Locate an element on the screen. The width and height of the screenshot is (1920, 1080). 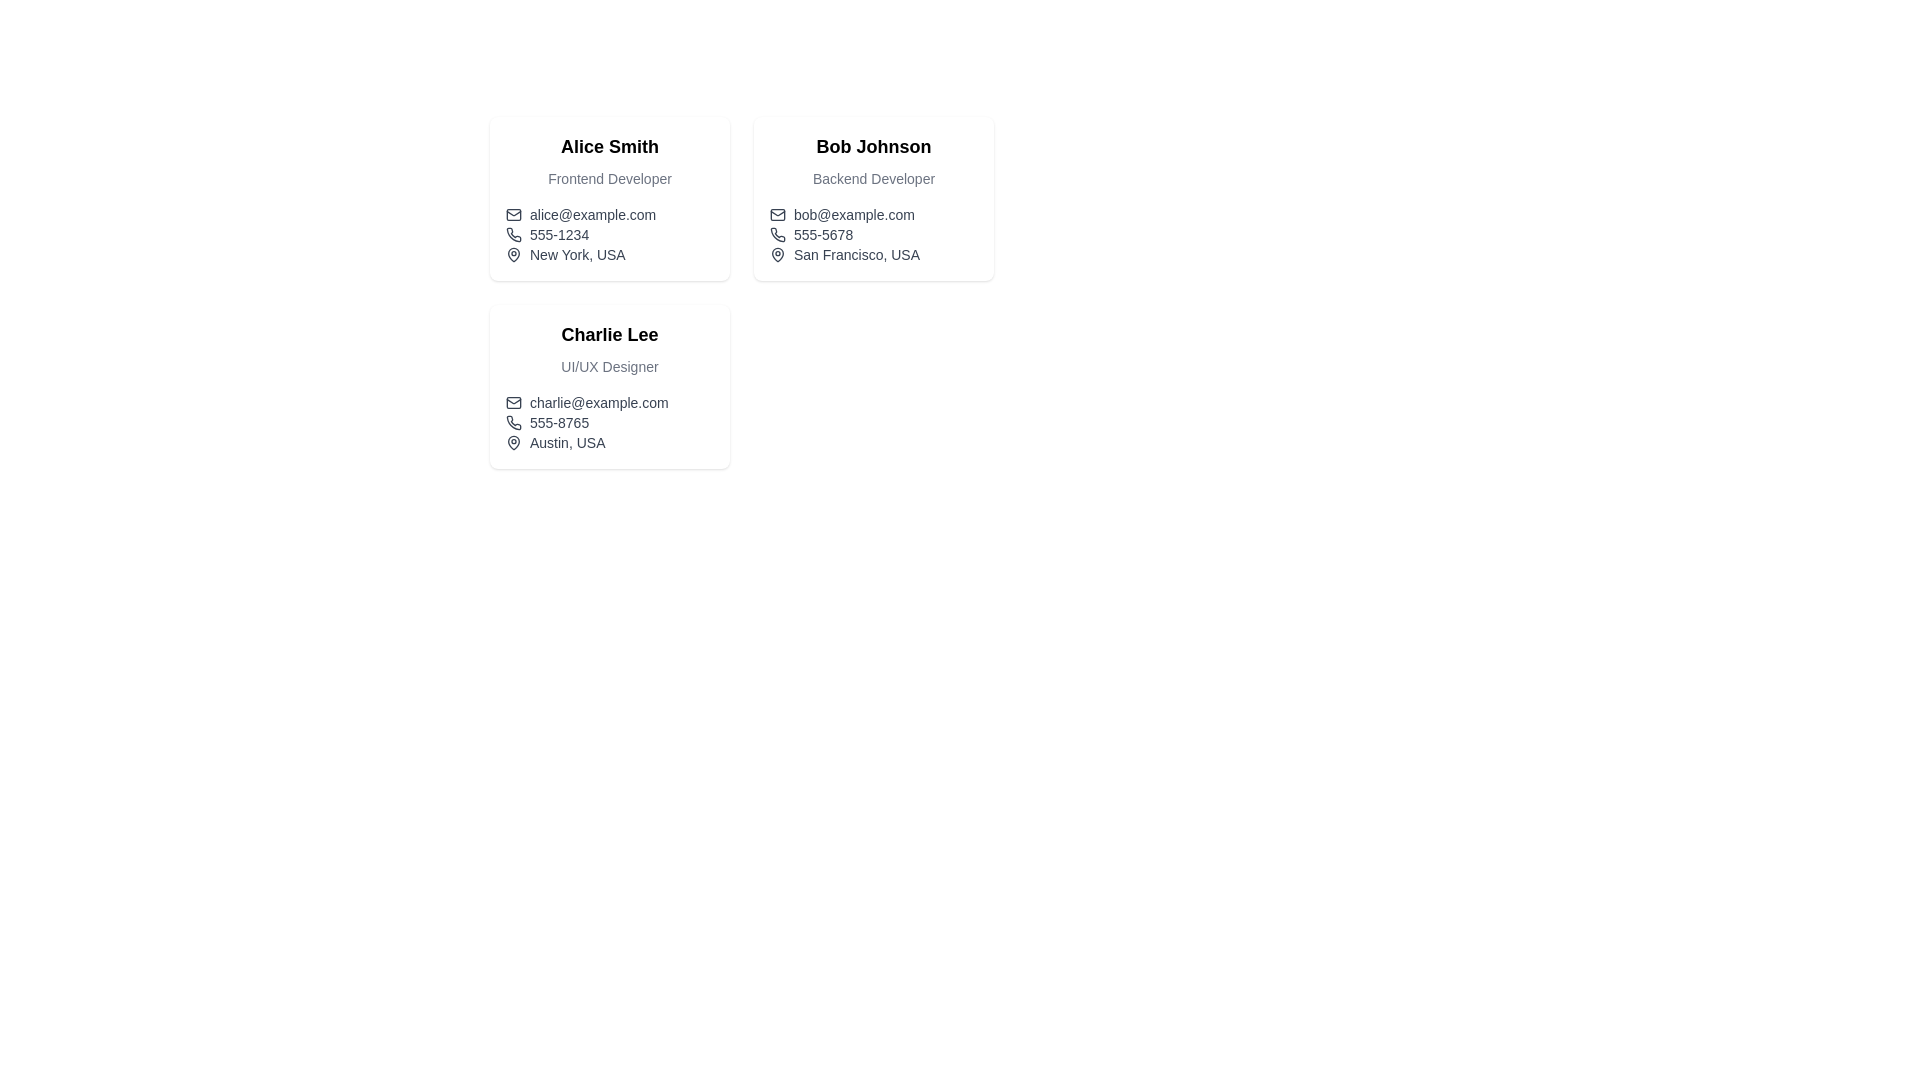
the phone number display for 'Charlie Lee', which is the second-to-last entry in the profile card, located beneath the email address and above the location is located at coordinates (608, 422).